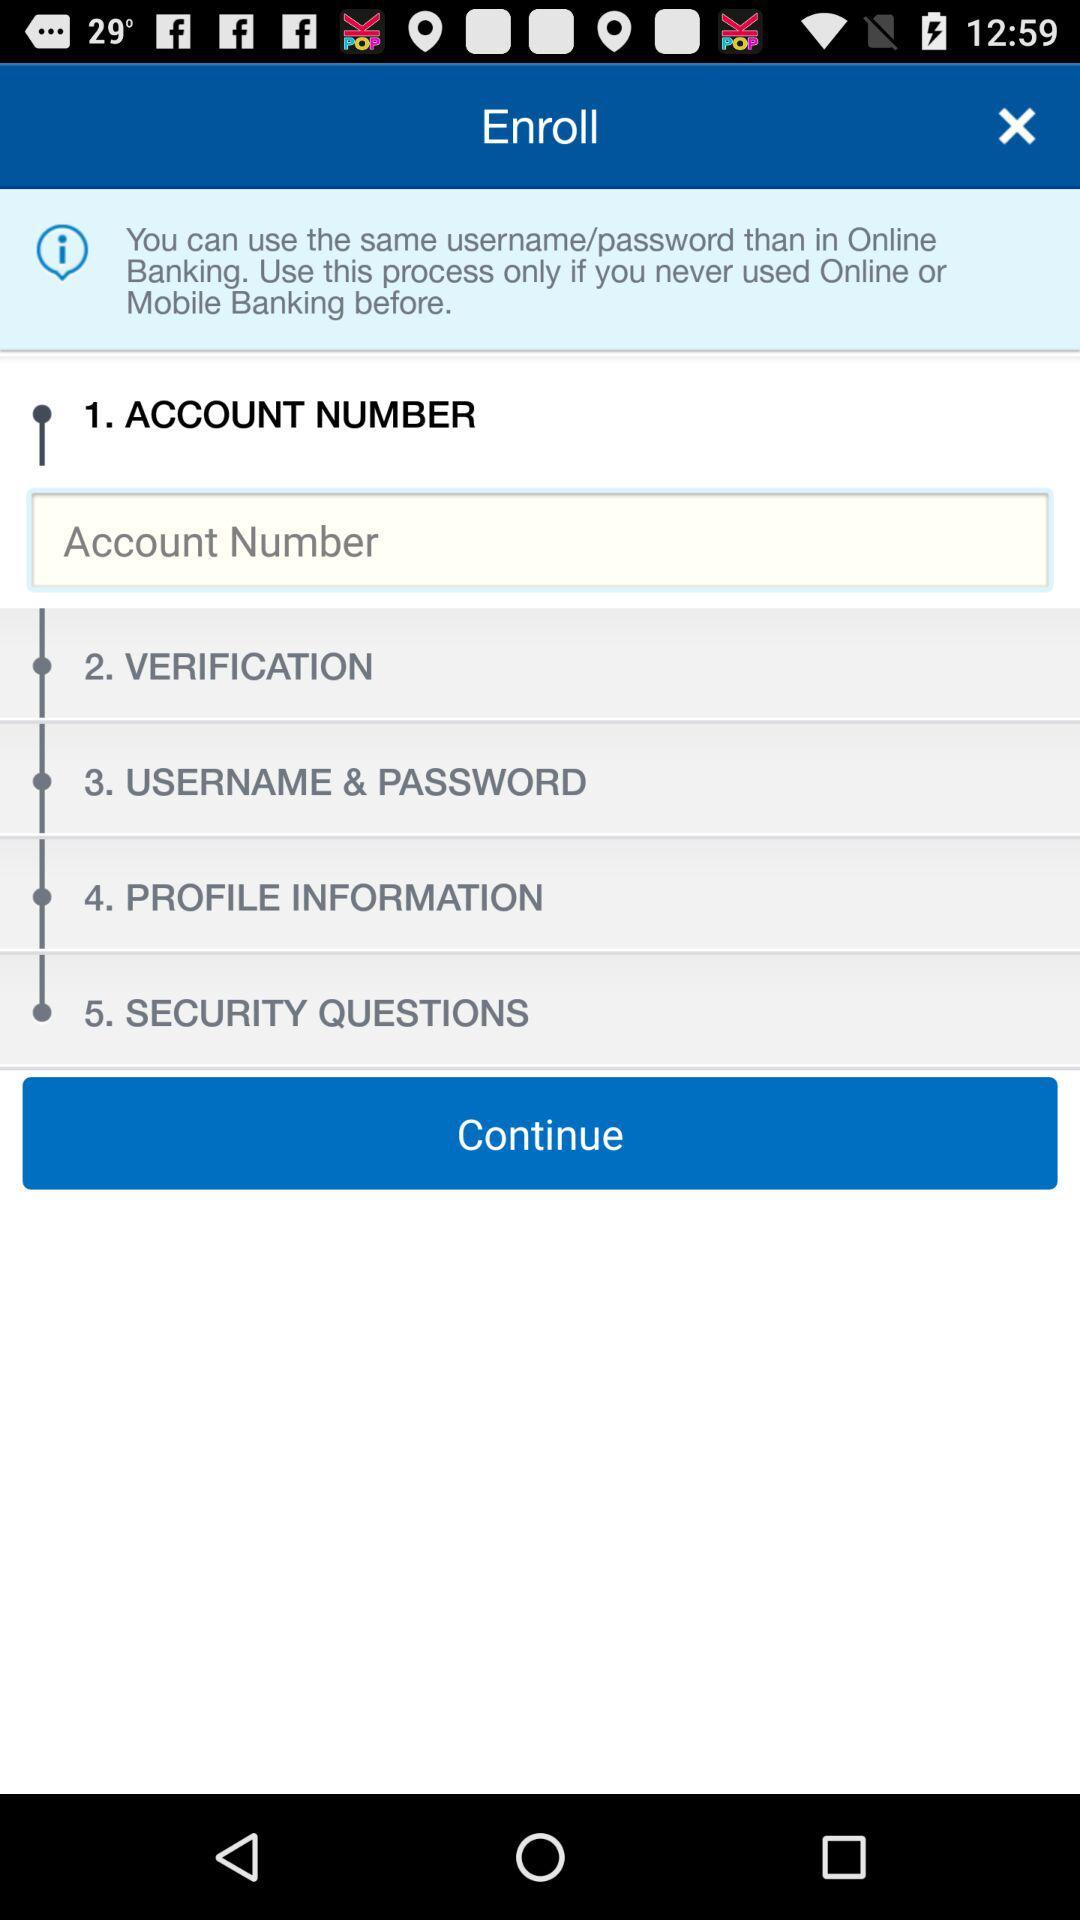  What do you see at coordinates (1017, 124) in the screenshot?
I see `item above you can use` at bounding box center [1017, 124].